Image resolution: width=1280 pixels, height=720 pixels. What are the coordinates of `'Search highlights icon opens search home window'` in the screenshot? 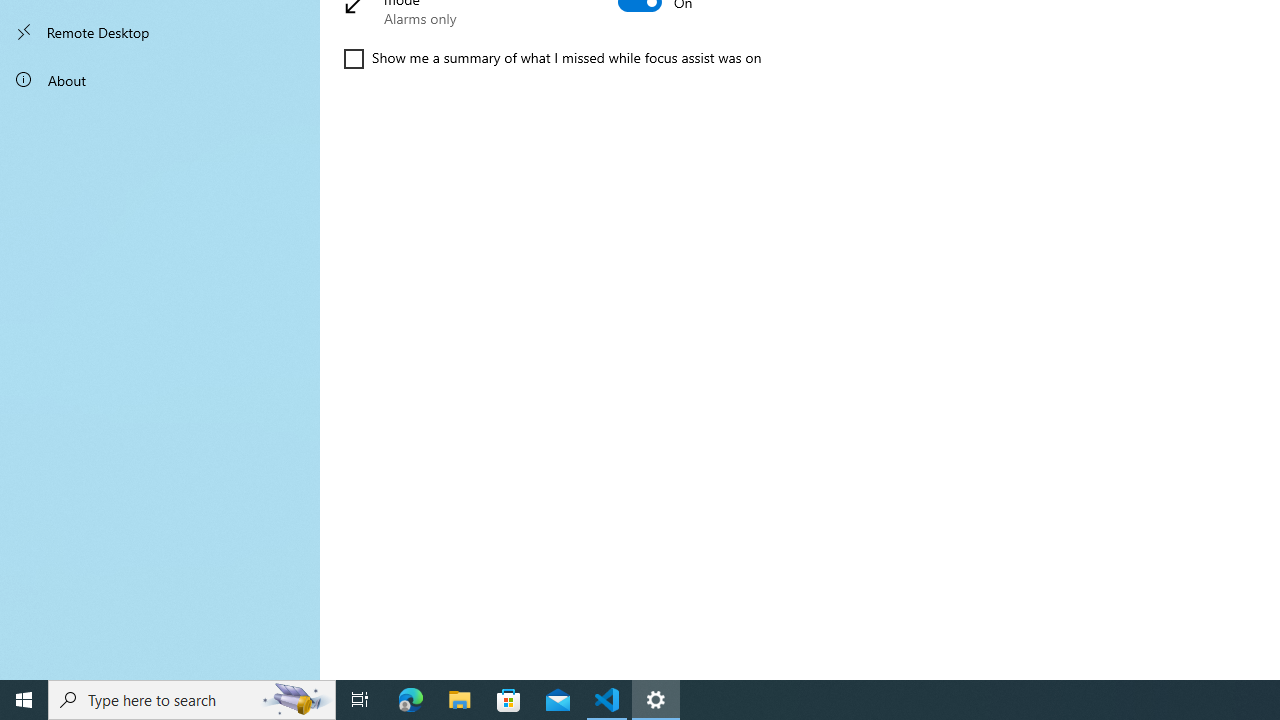 It's located at (294, 698).